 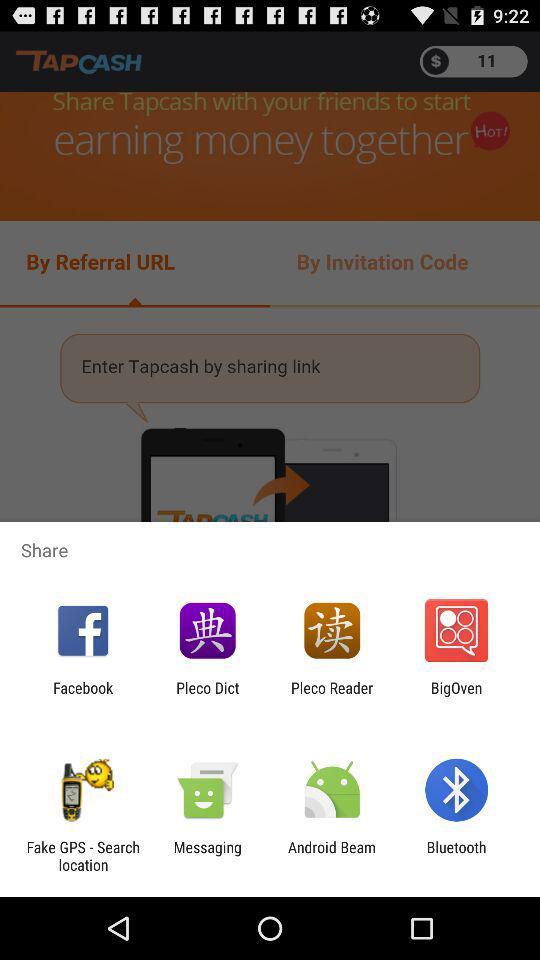 What do you see at coordinates (82, 696) in the screenshot?
I see `the icon next to pleco dict item` at bounding box center [82, 696].